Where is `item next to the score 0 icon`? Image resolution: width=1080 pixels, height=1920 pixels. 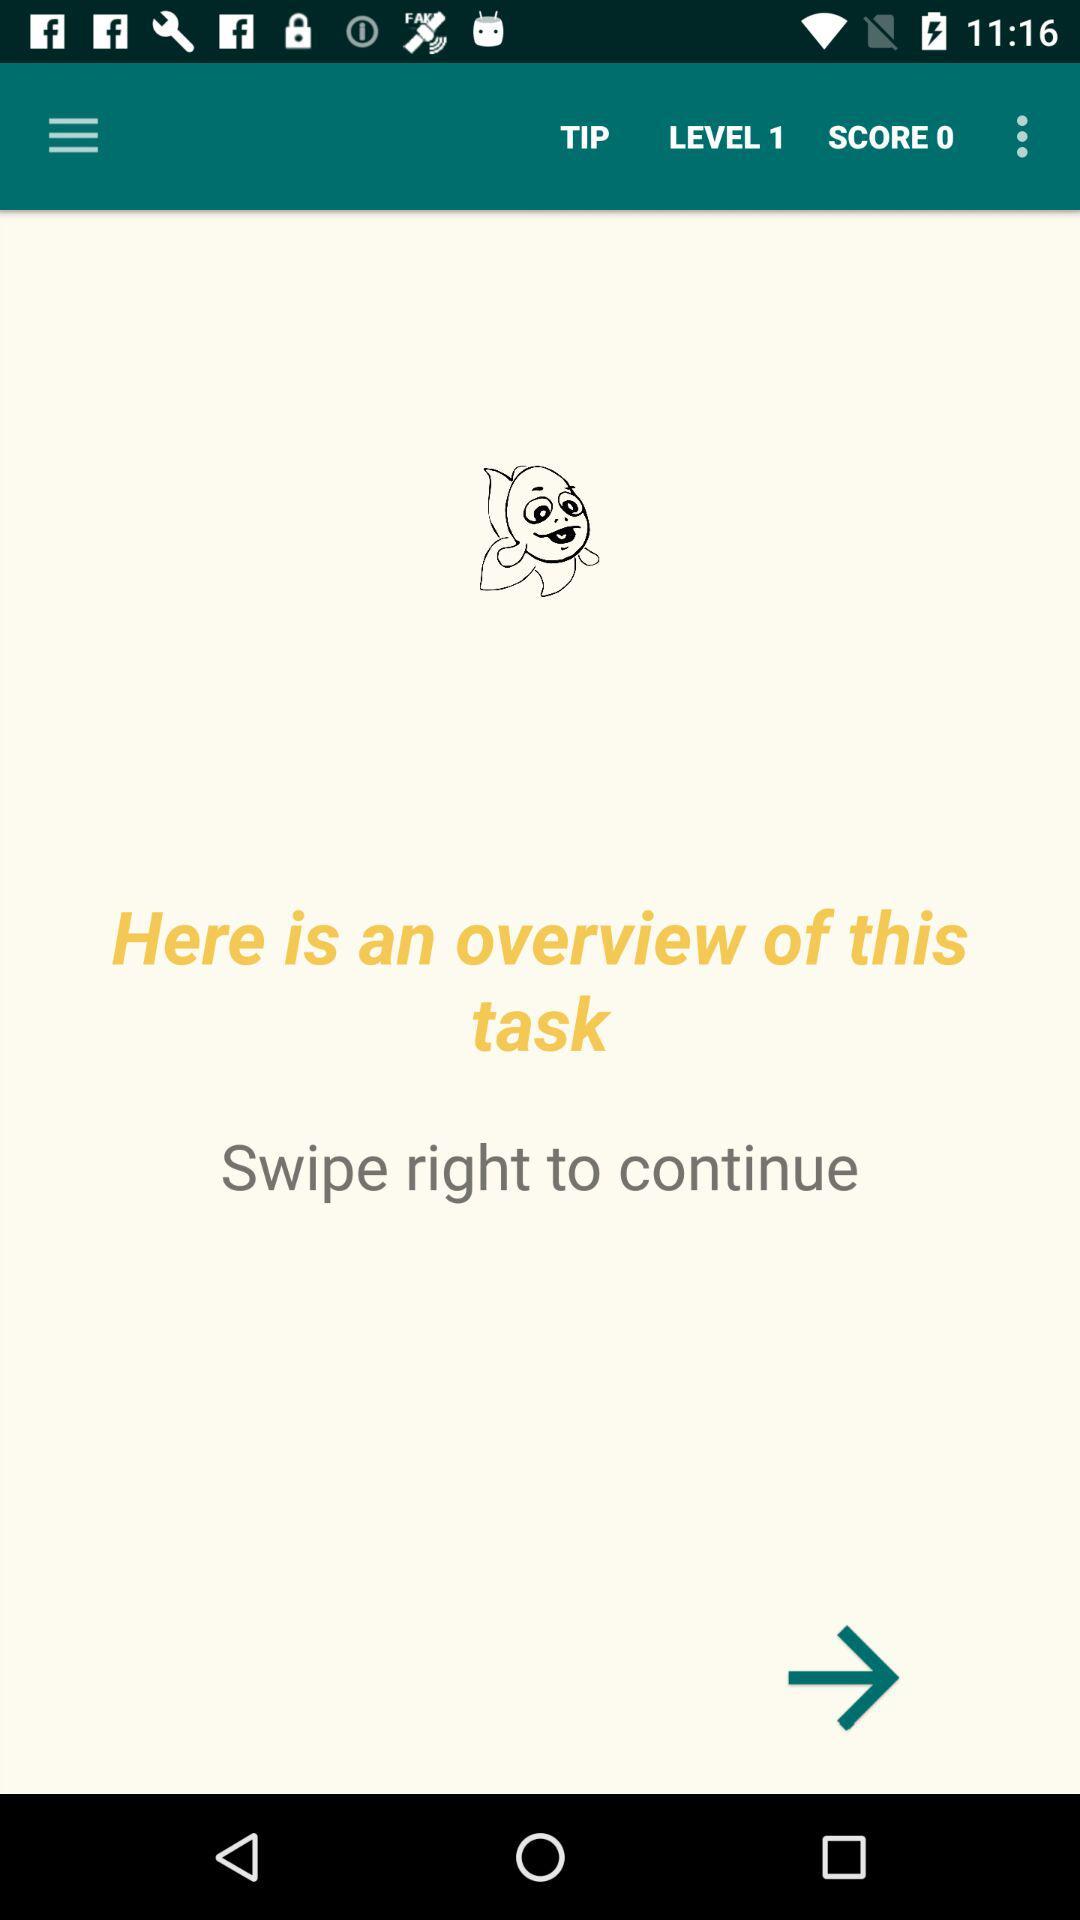 item next to the score 0 icon is located at coordinates (727, 135).